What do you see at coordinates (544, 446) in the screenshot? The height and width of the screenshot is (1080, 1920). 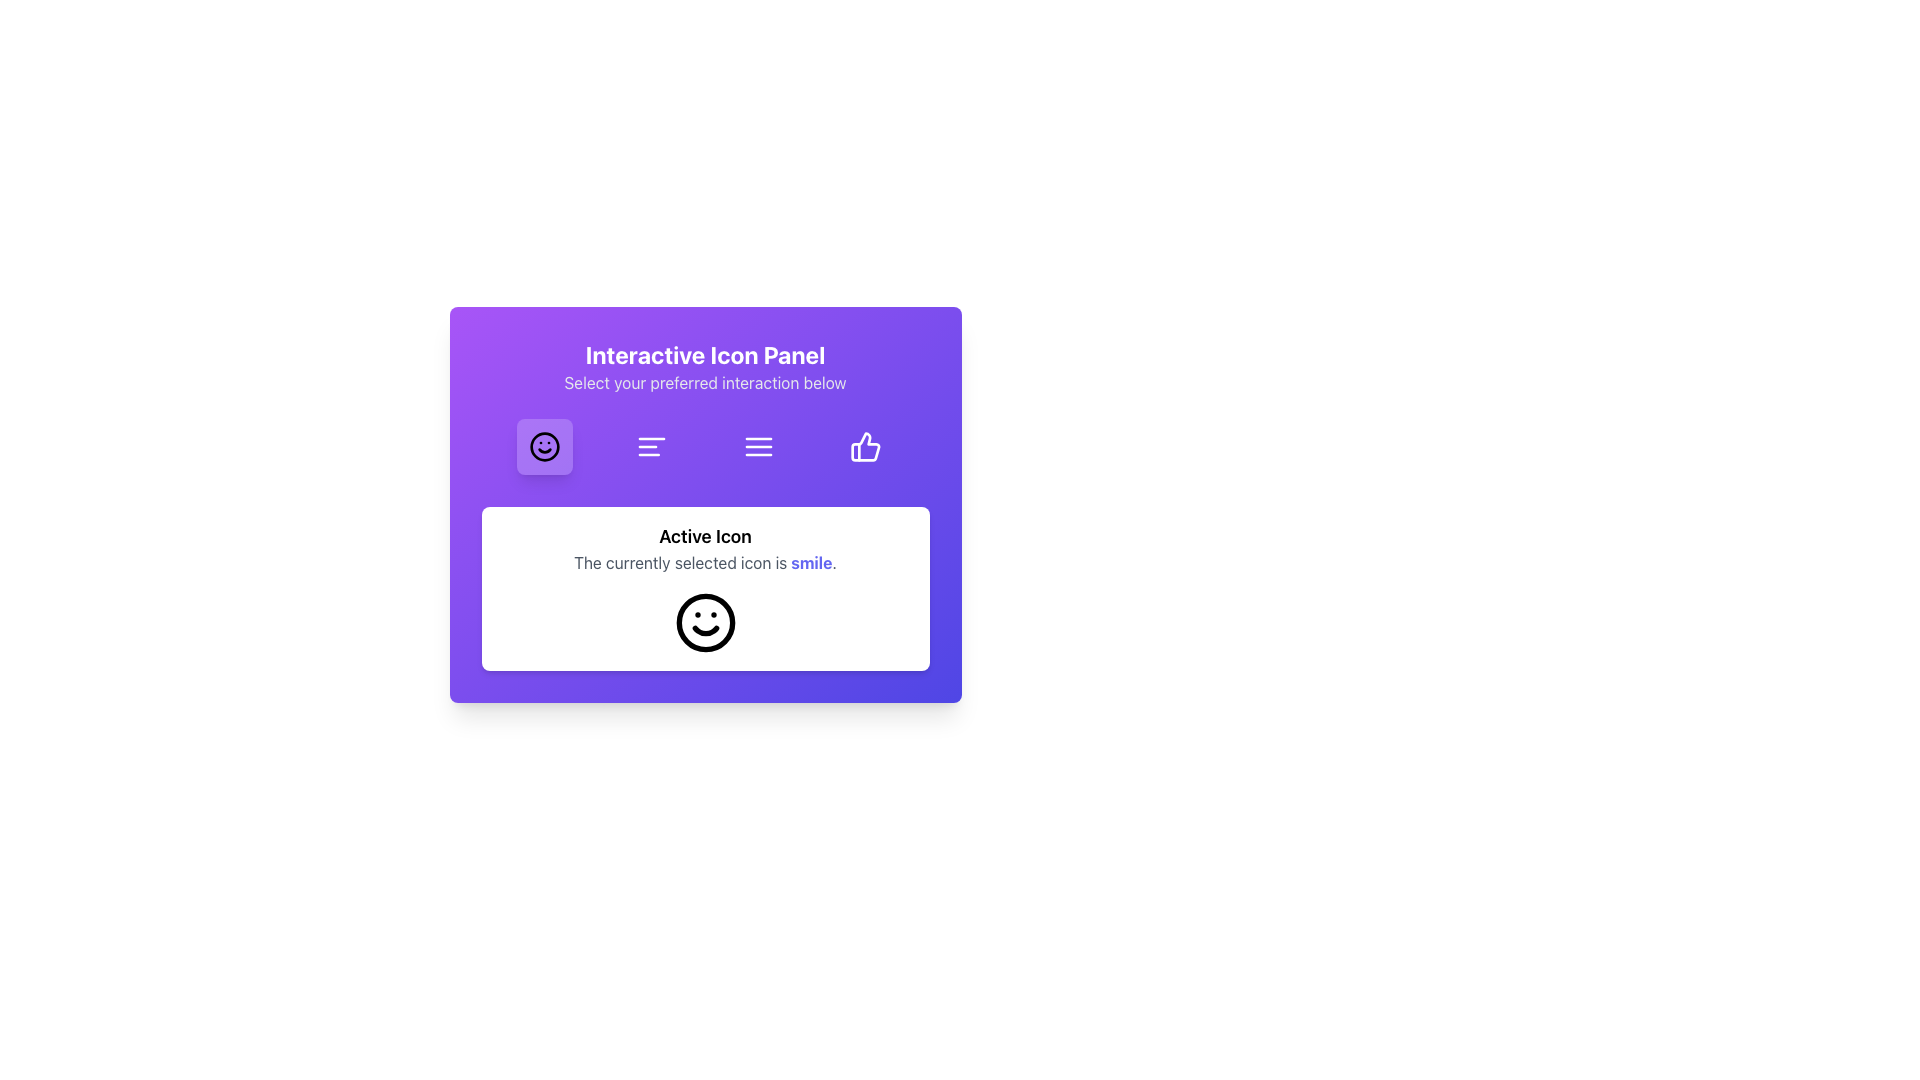 I see `the central SVG Circle that represents the smiley face in the header of the interface pane` at bounding box center [544, 446].